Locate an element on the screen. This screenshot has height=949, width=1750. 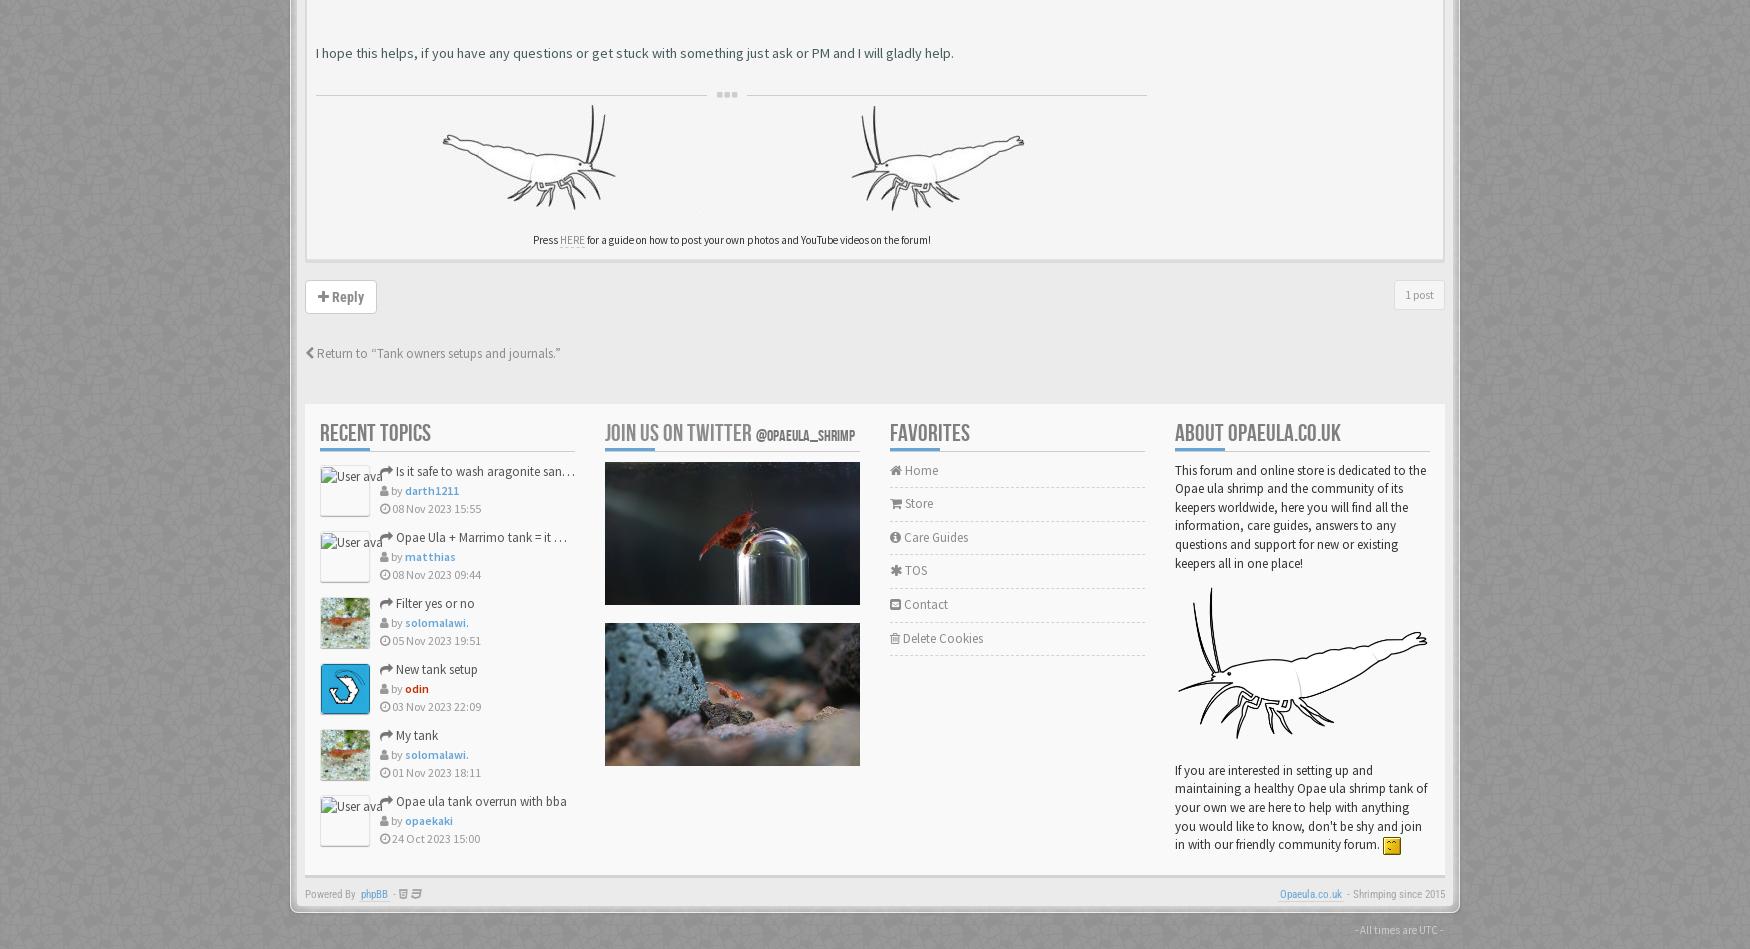
'@opaeula_shrimp' is located at coordinates (804, 435).